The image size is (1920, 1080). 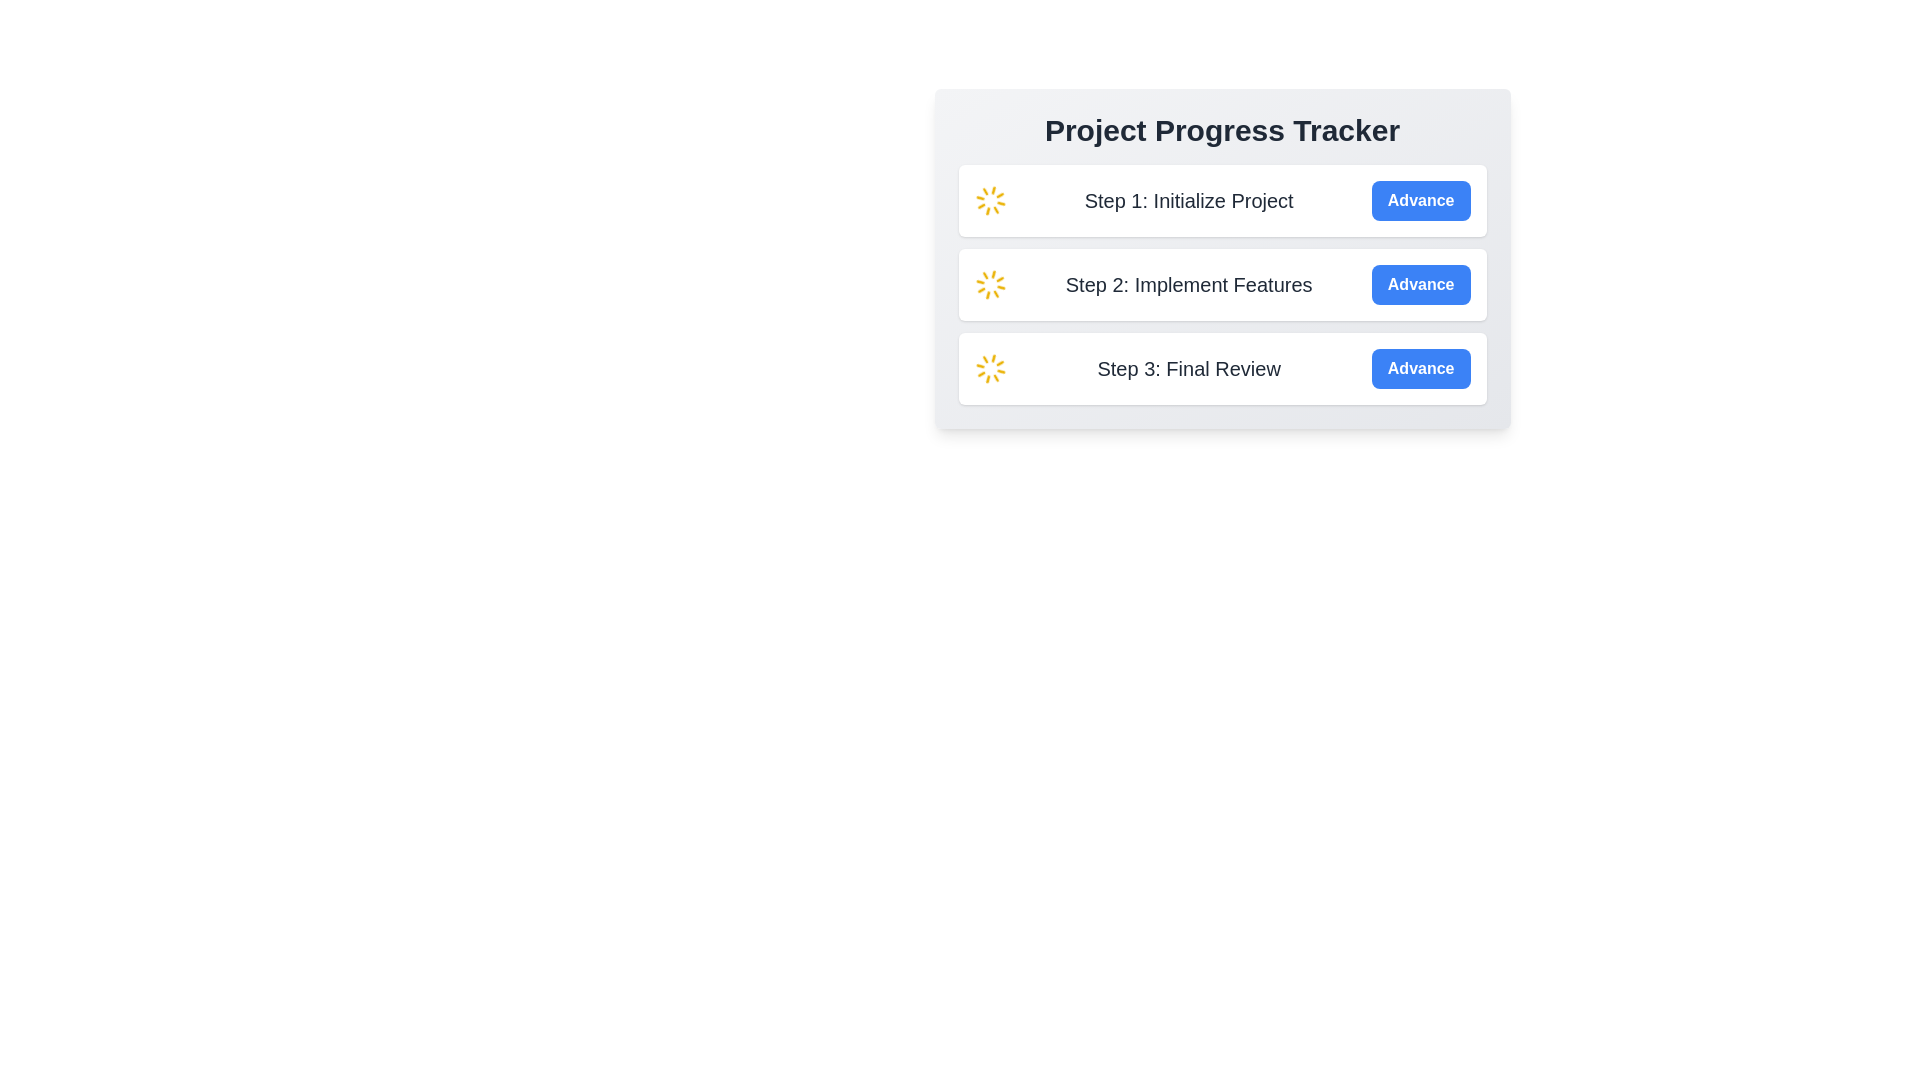 I want to click on the button located on the far-right side of the row starting with a spinning yellow icon and the text label 'Step 1: Initialize Project', so click(x=1420, y=200).